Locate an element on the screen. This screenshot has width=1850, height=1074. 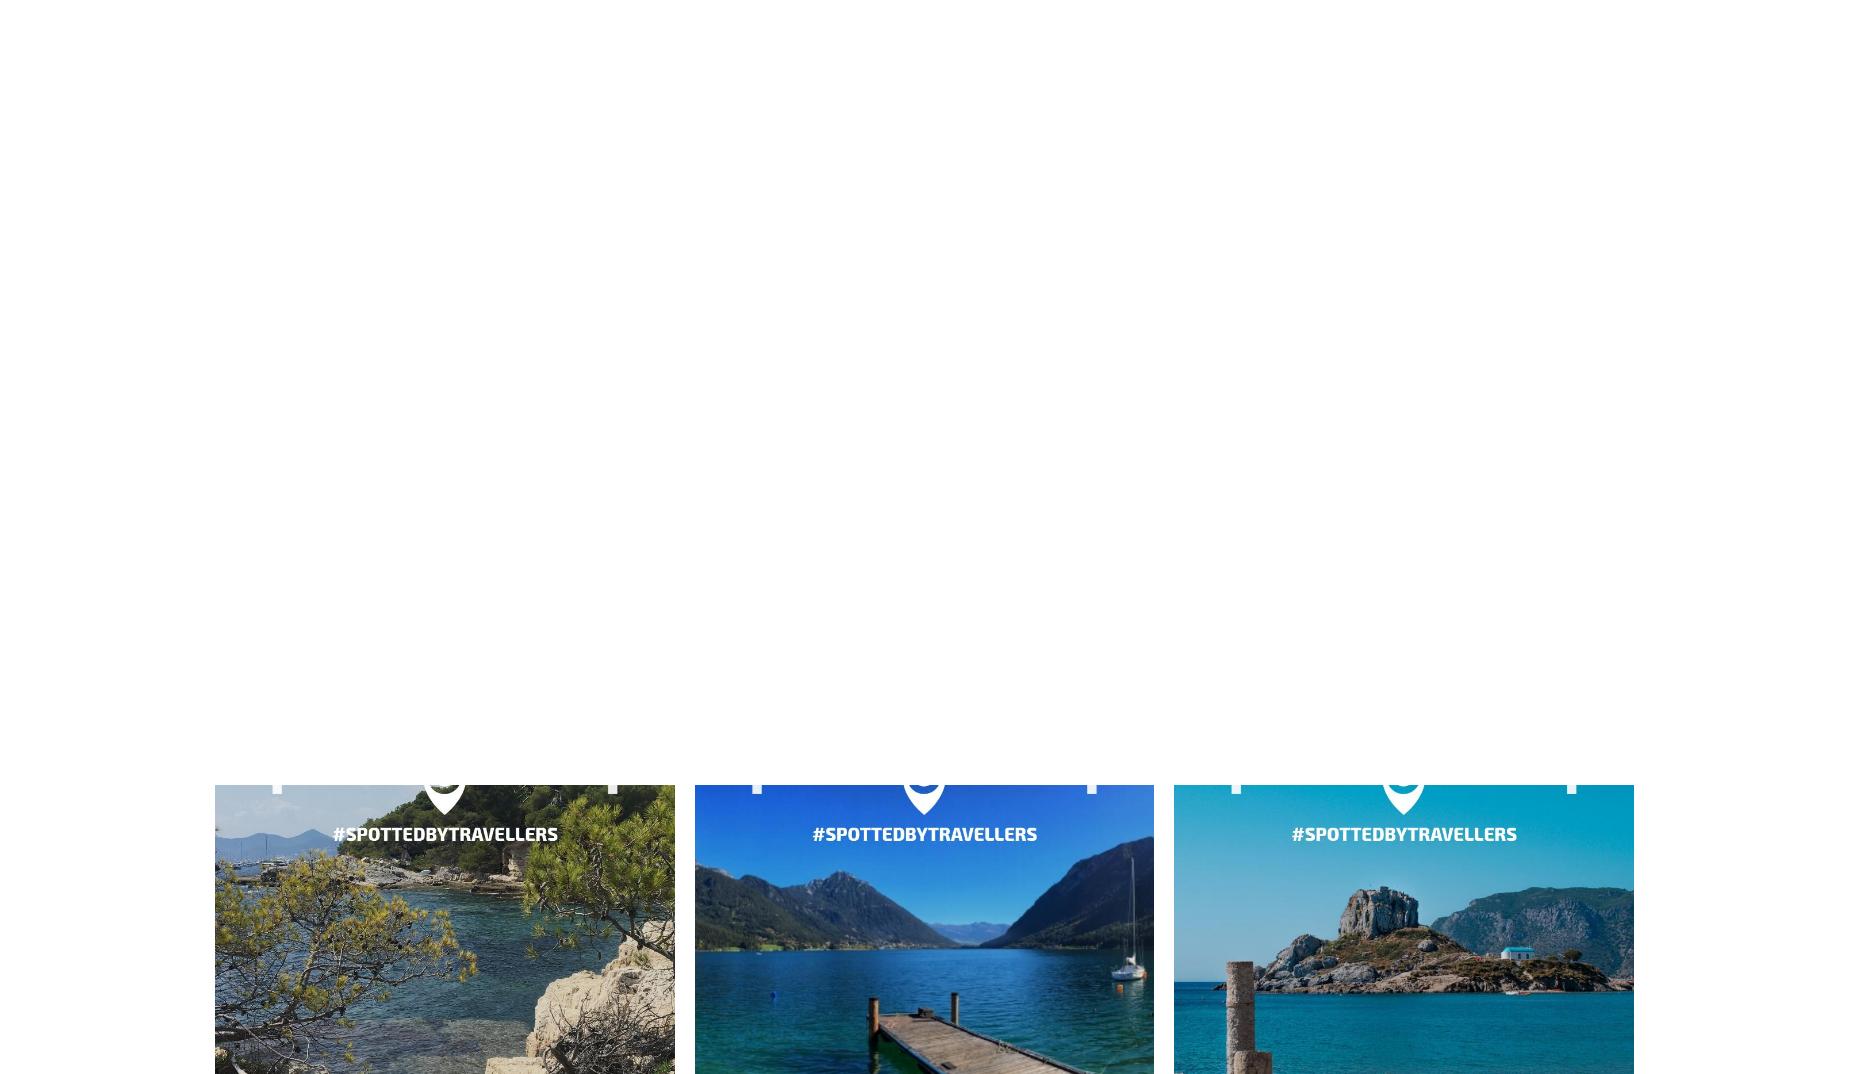
'Kandersteg' is located at coordinates (923, 53).